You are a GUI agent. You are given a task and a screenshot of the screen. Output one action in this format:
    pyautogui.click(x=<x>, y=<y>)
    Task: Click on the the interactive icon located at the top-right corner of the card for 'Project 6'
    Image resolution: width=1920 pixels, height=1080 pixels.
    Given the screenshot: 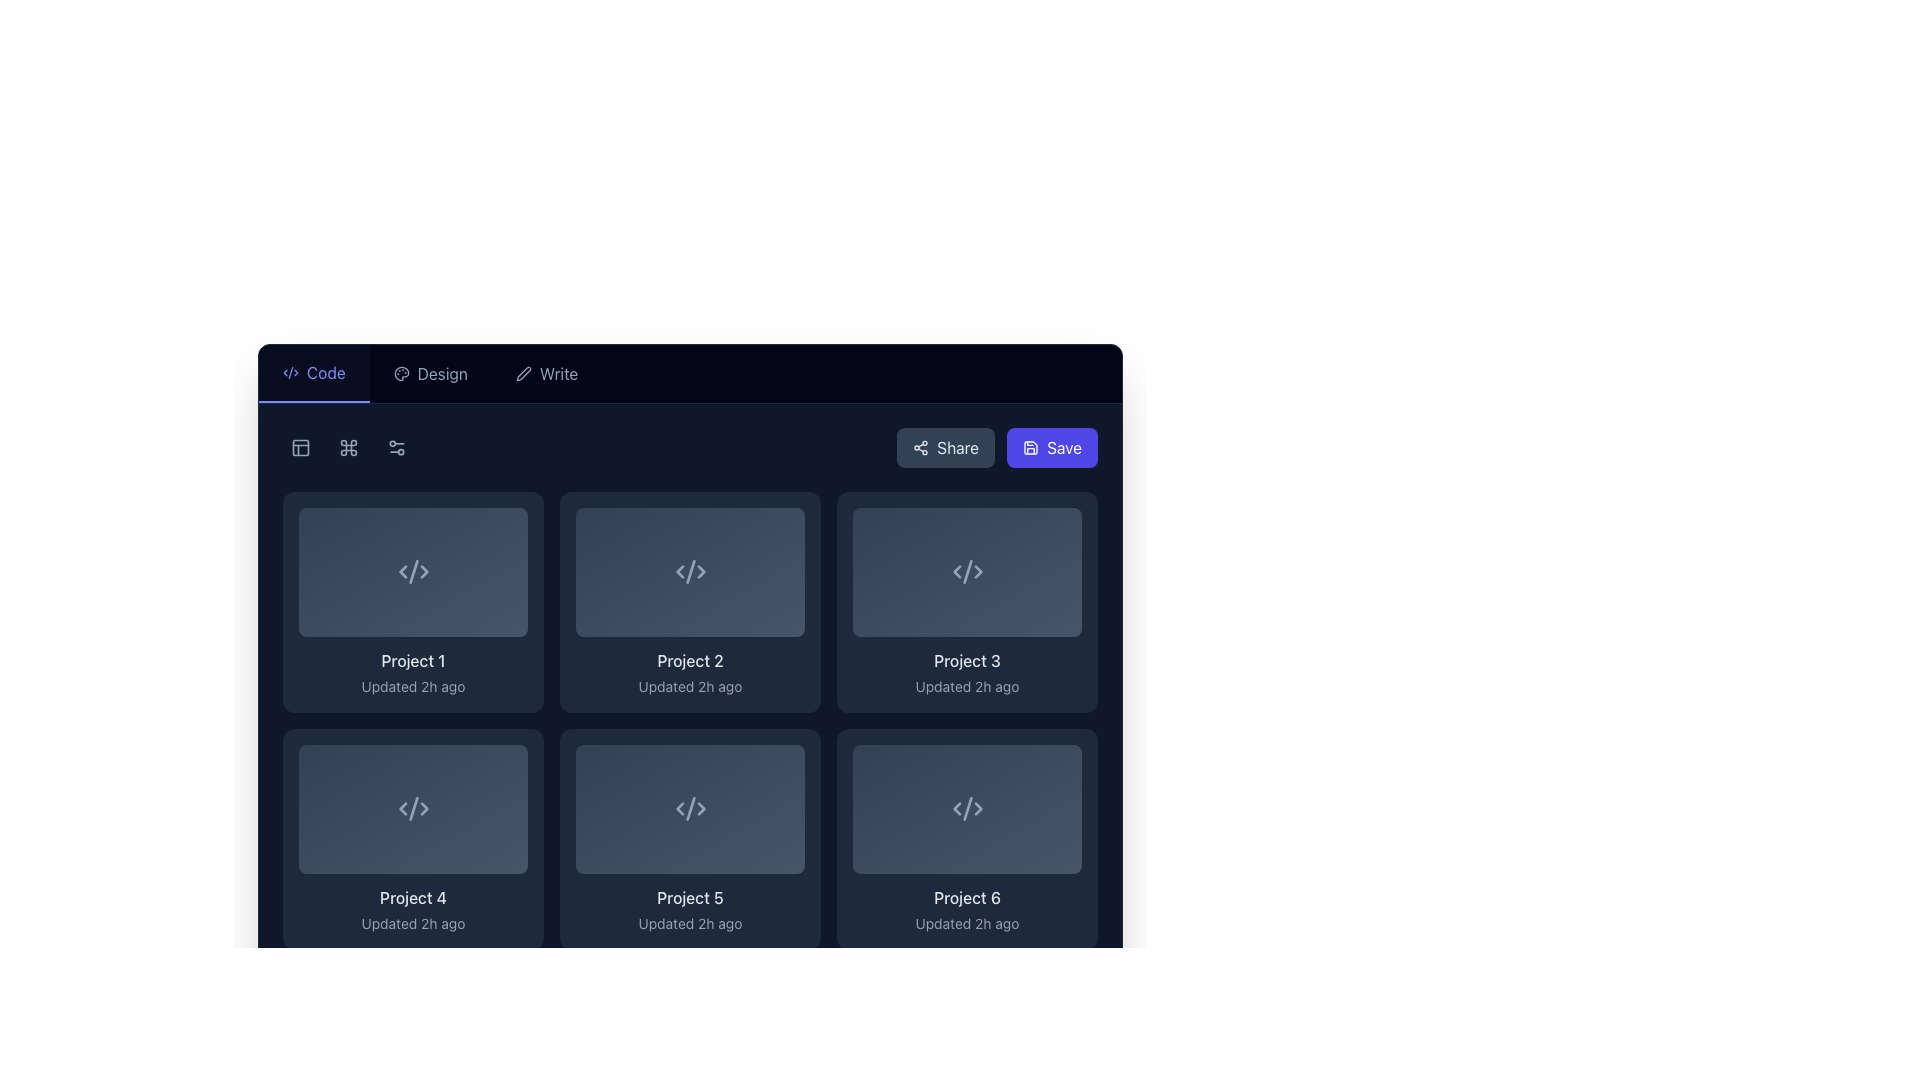 What is the action you would take?
    pyautogui.click(x=1077, y=748)
    